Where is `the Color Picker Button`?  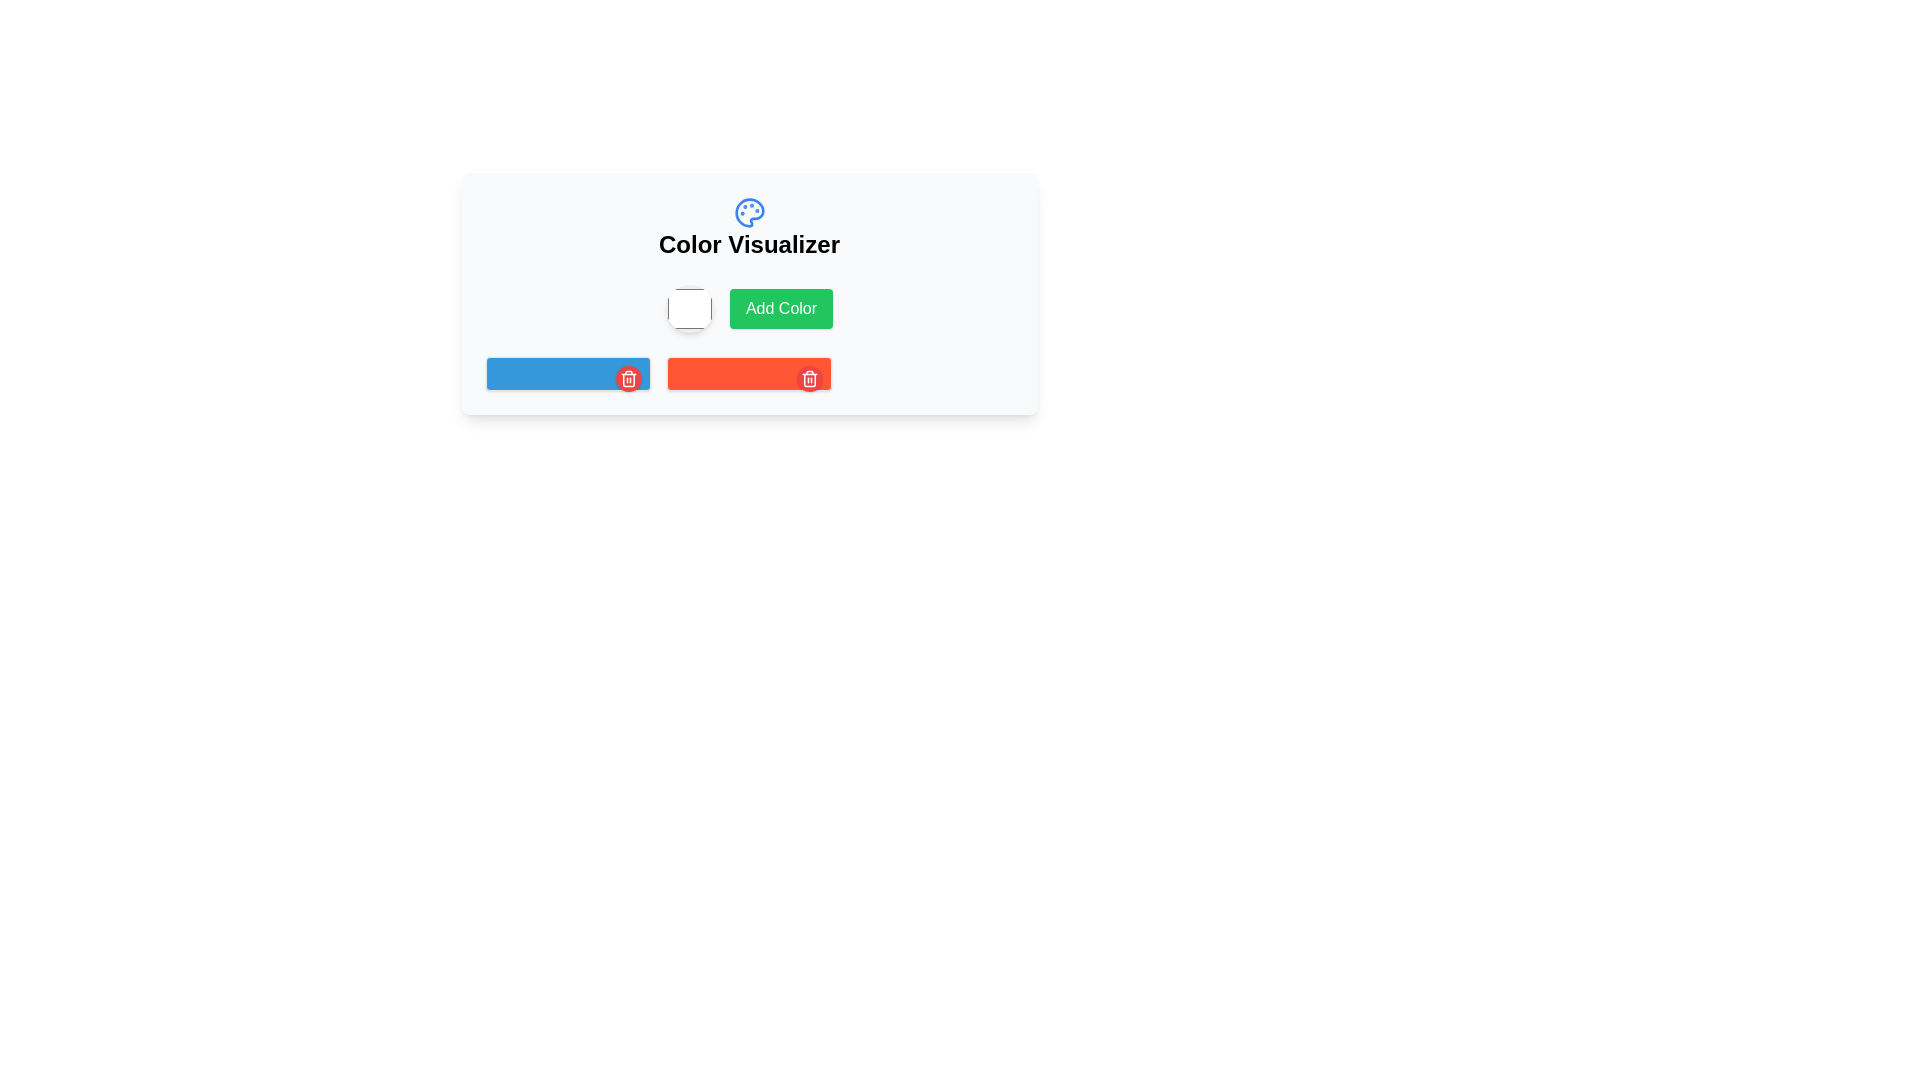 the Color Picker Button is located at coordinates (689, 308).